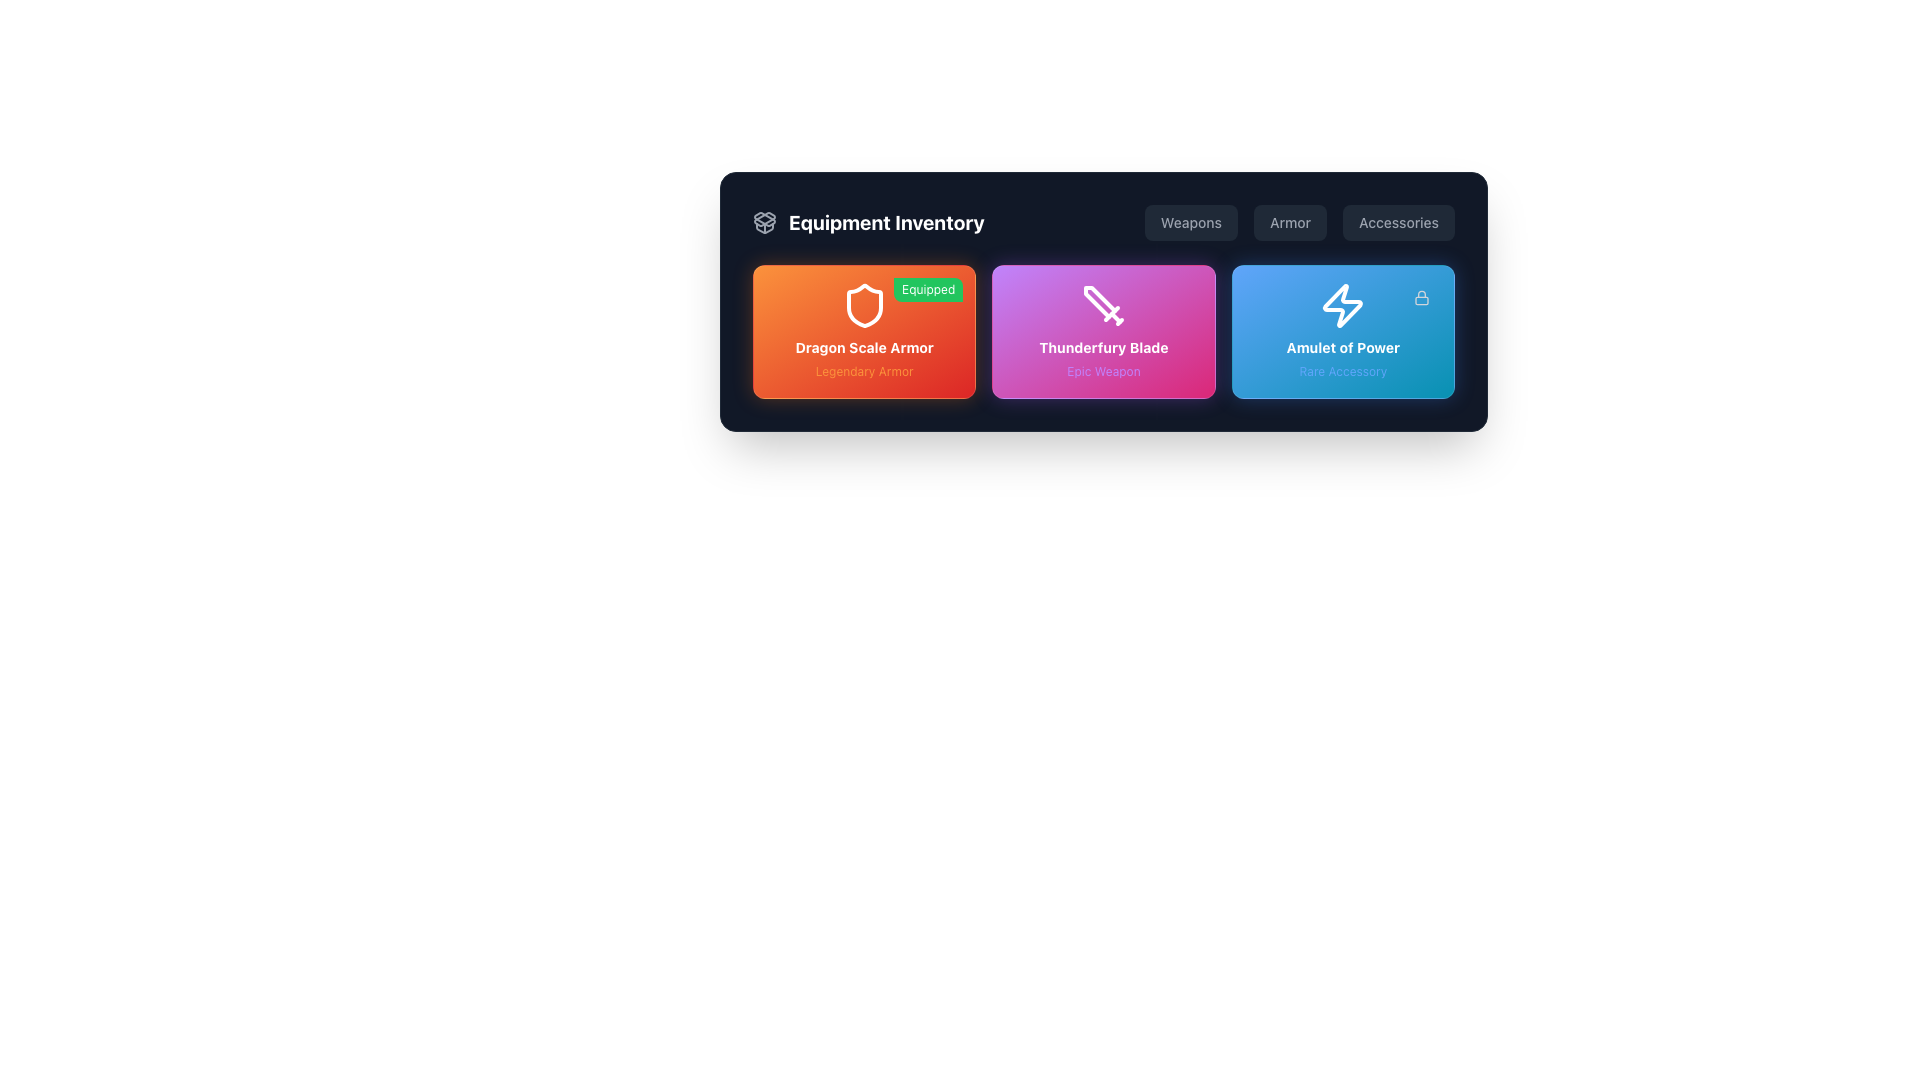 Image resolution: width=1920 pixels, height=1080 pixels. I want to click on the text label 'Epic Weapon' styled in purple, which is positioned below the 'Thunderfury Blade' title within the pink card for the item description, so click(1103, 371).